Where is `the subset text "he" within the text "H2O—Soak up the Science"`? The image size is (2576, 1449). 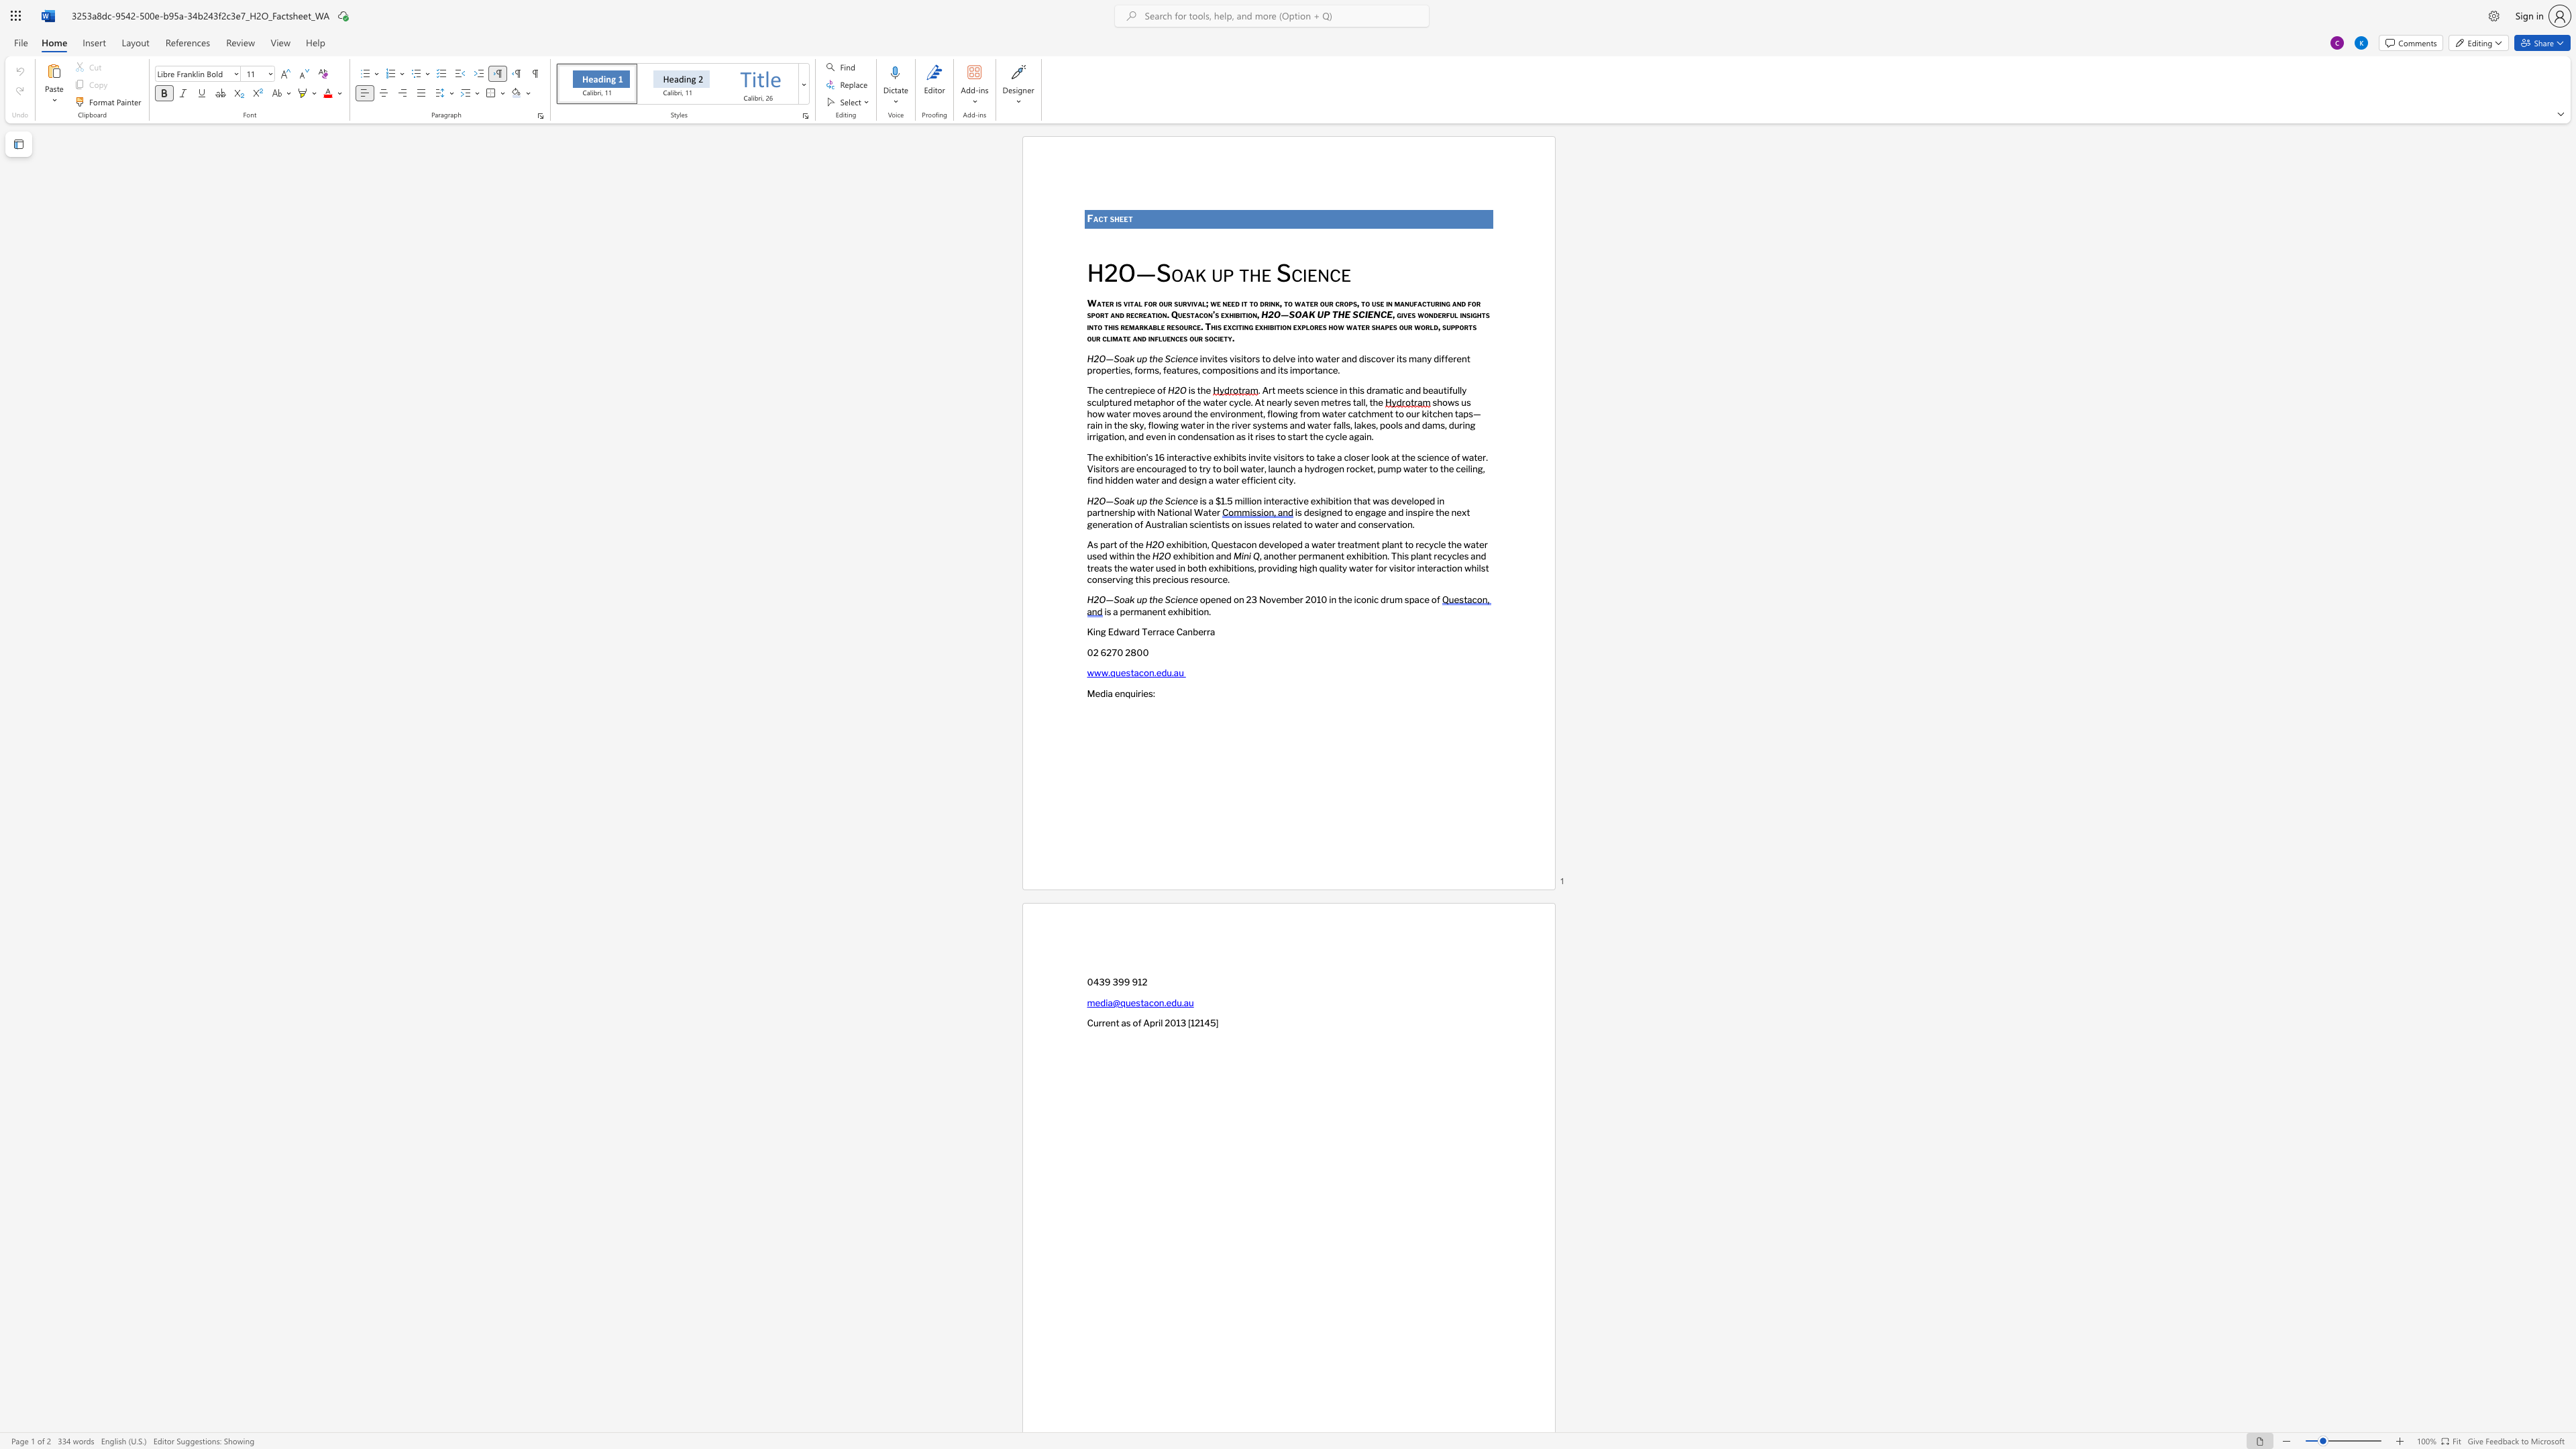
the subset text "he" within the text "H2O—Soak up the Science" is located at coordinates (1248, 272).